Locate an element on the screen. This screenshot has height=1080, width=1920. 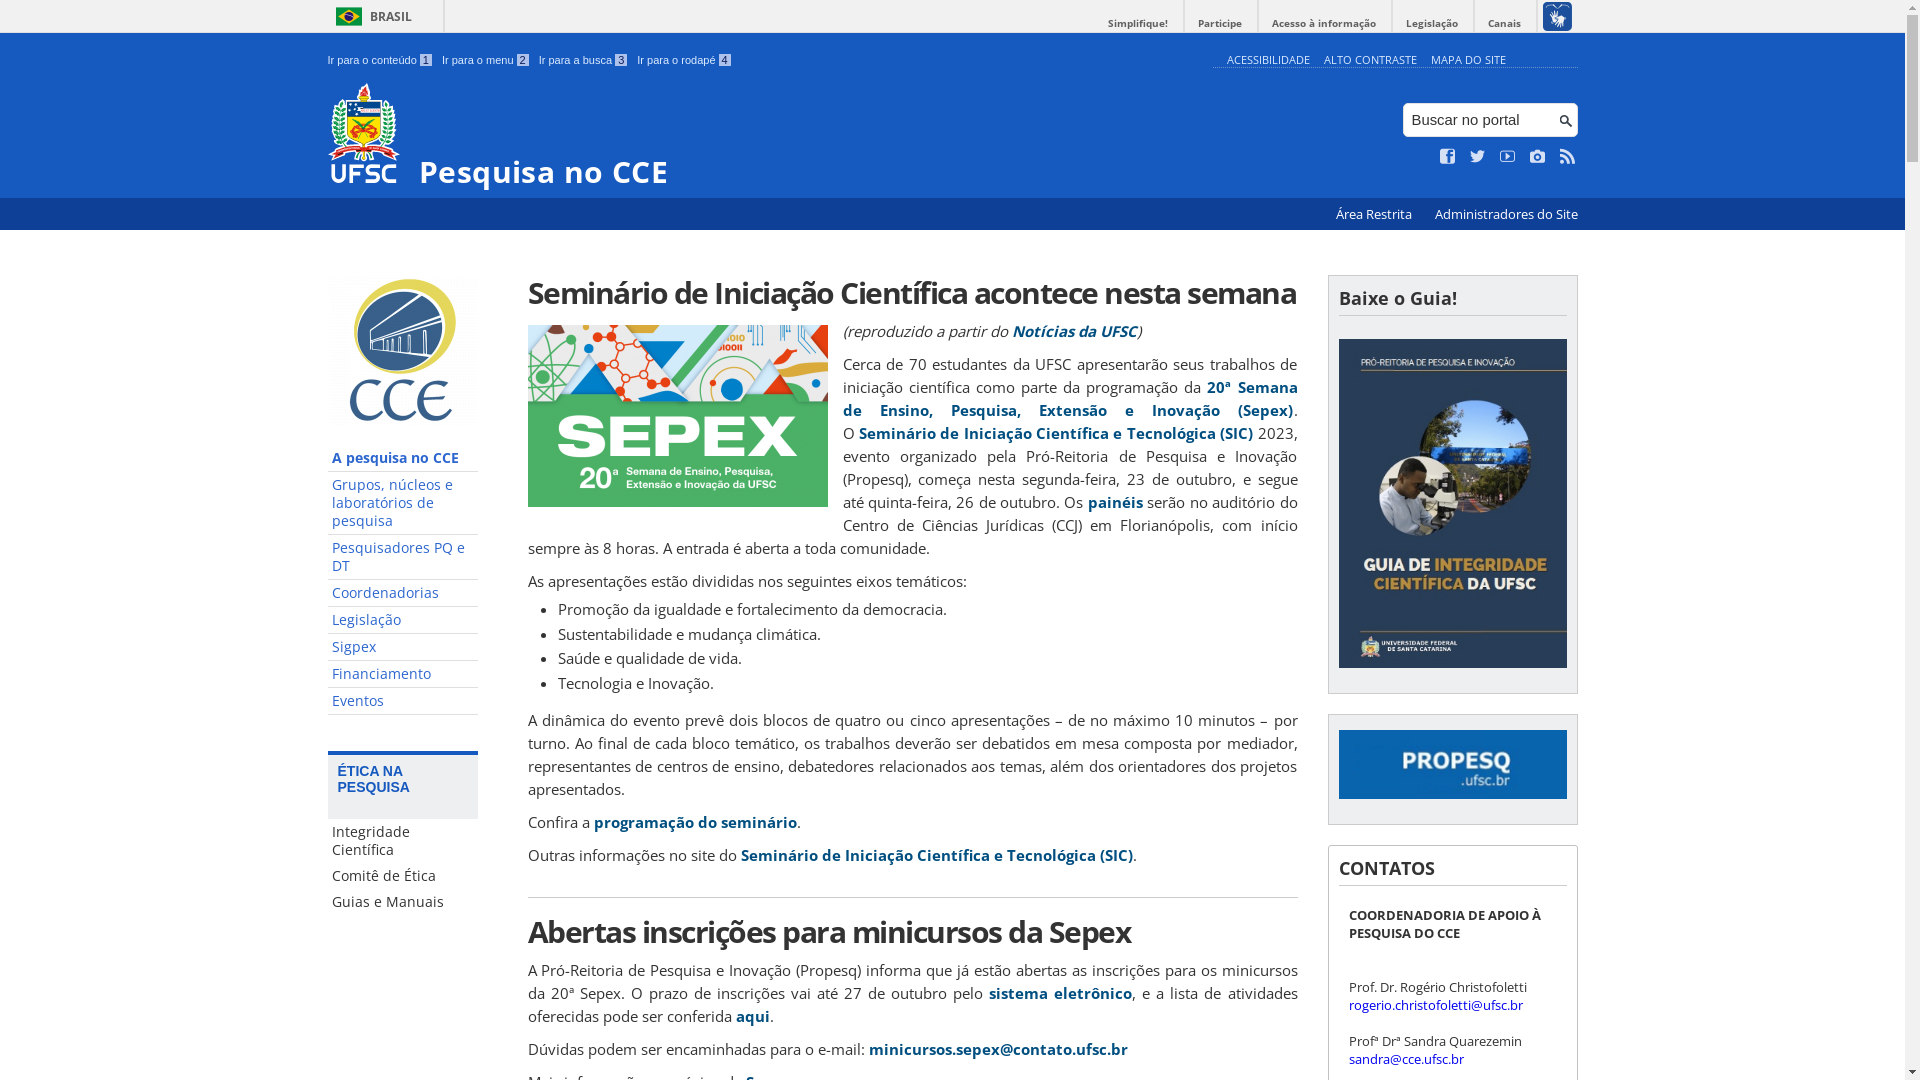
'Pesquisadores PQ e DT' is located at coordinates (402, 557).